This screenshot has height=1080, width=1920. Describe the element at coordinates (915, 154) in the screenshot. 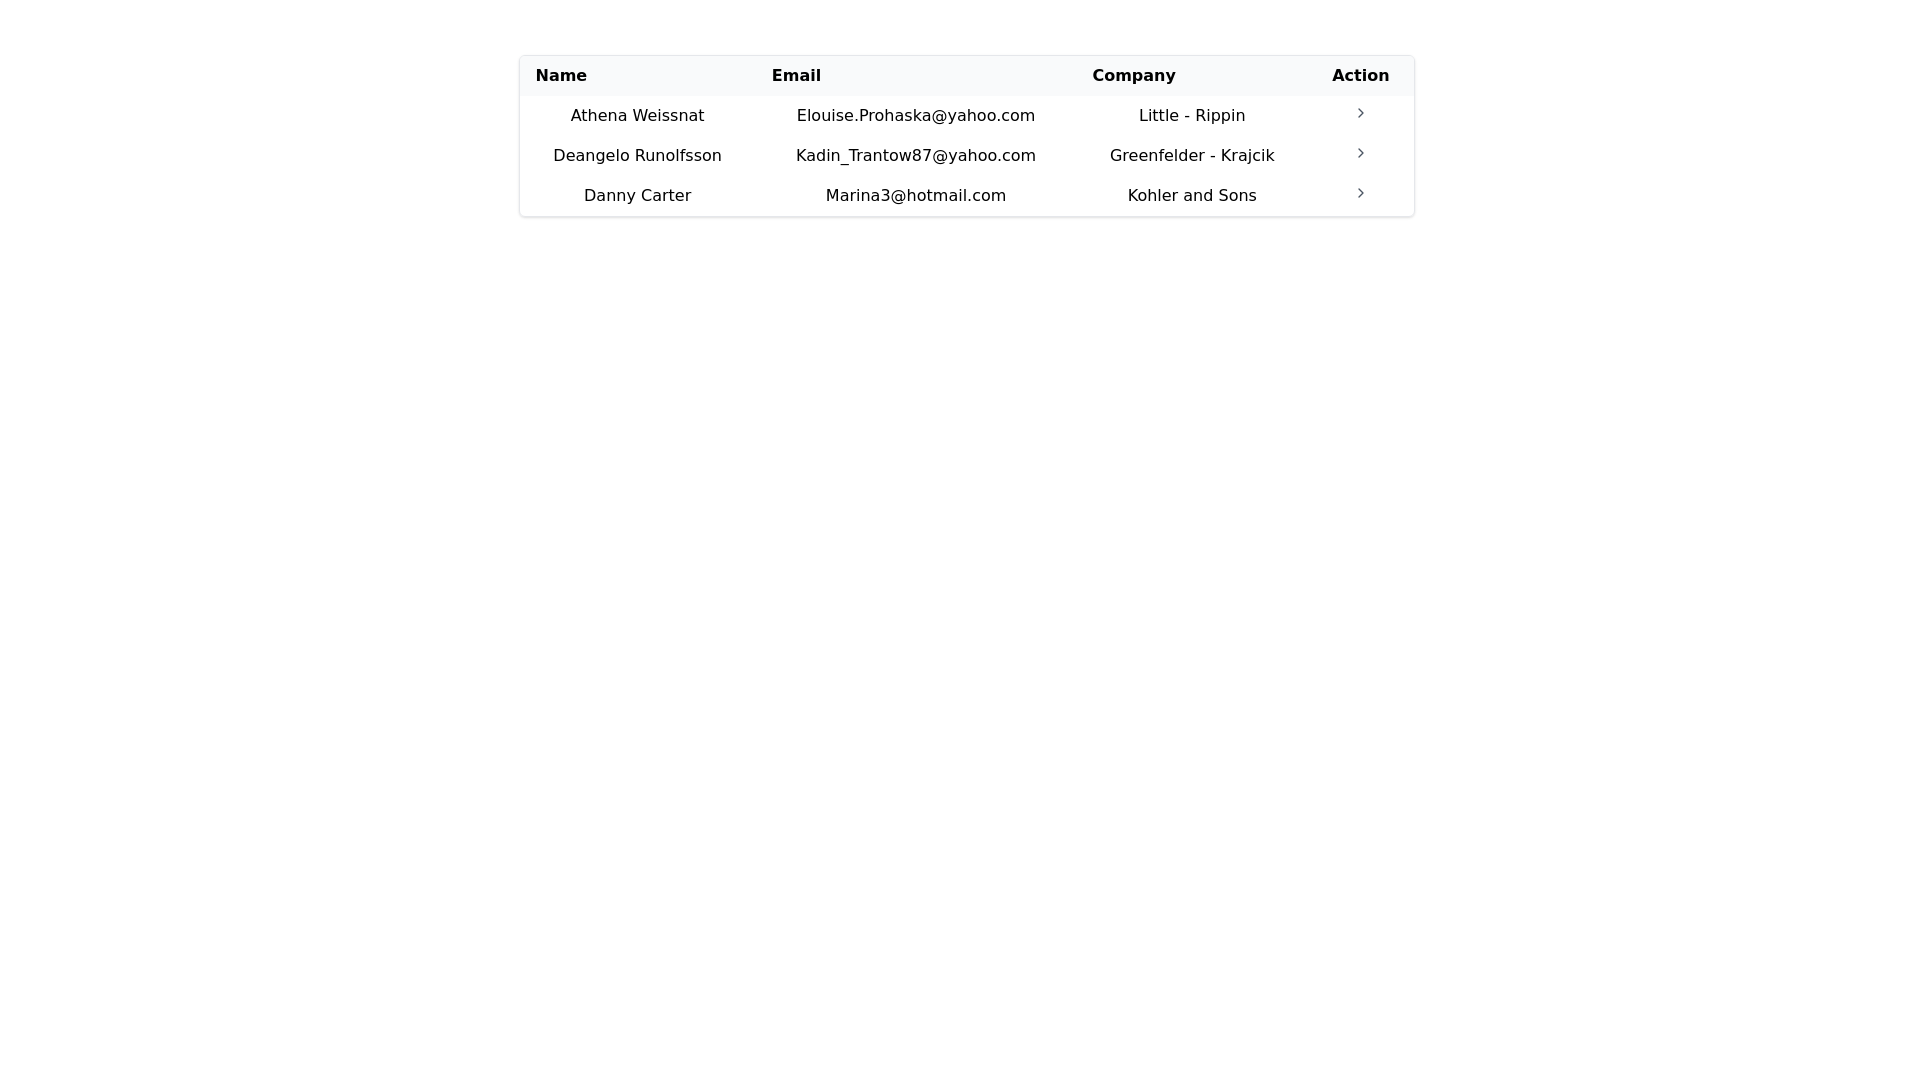

I see `text content of the email address 'Kadin_Trantow87@yahoo.com' displayed in the second column of the second row in the table` at that location.